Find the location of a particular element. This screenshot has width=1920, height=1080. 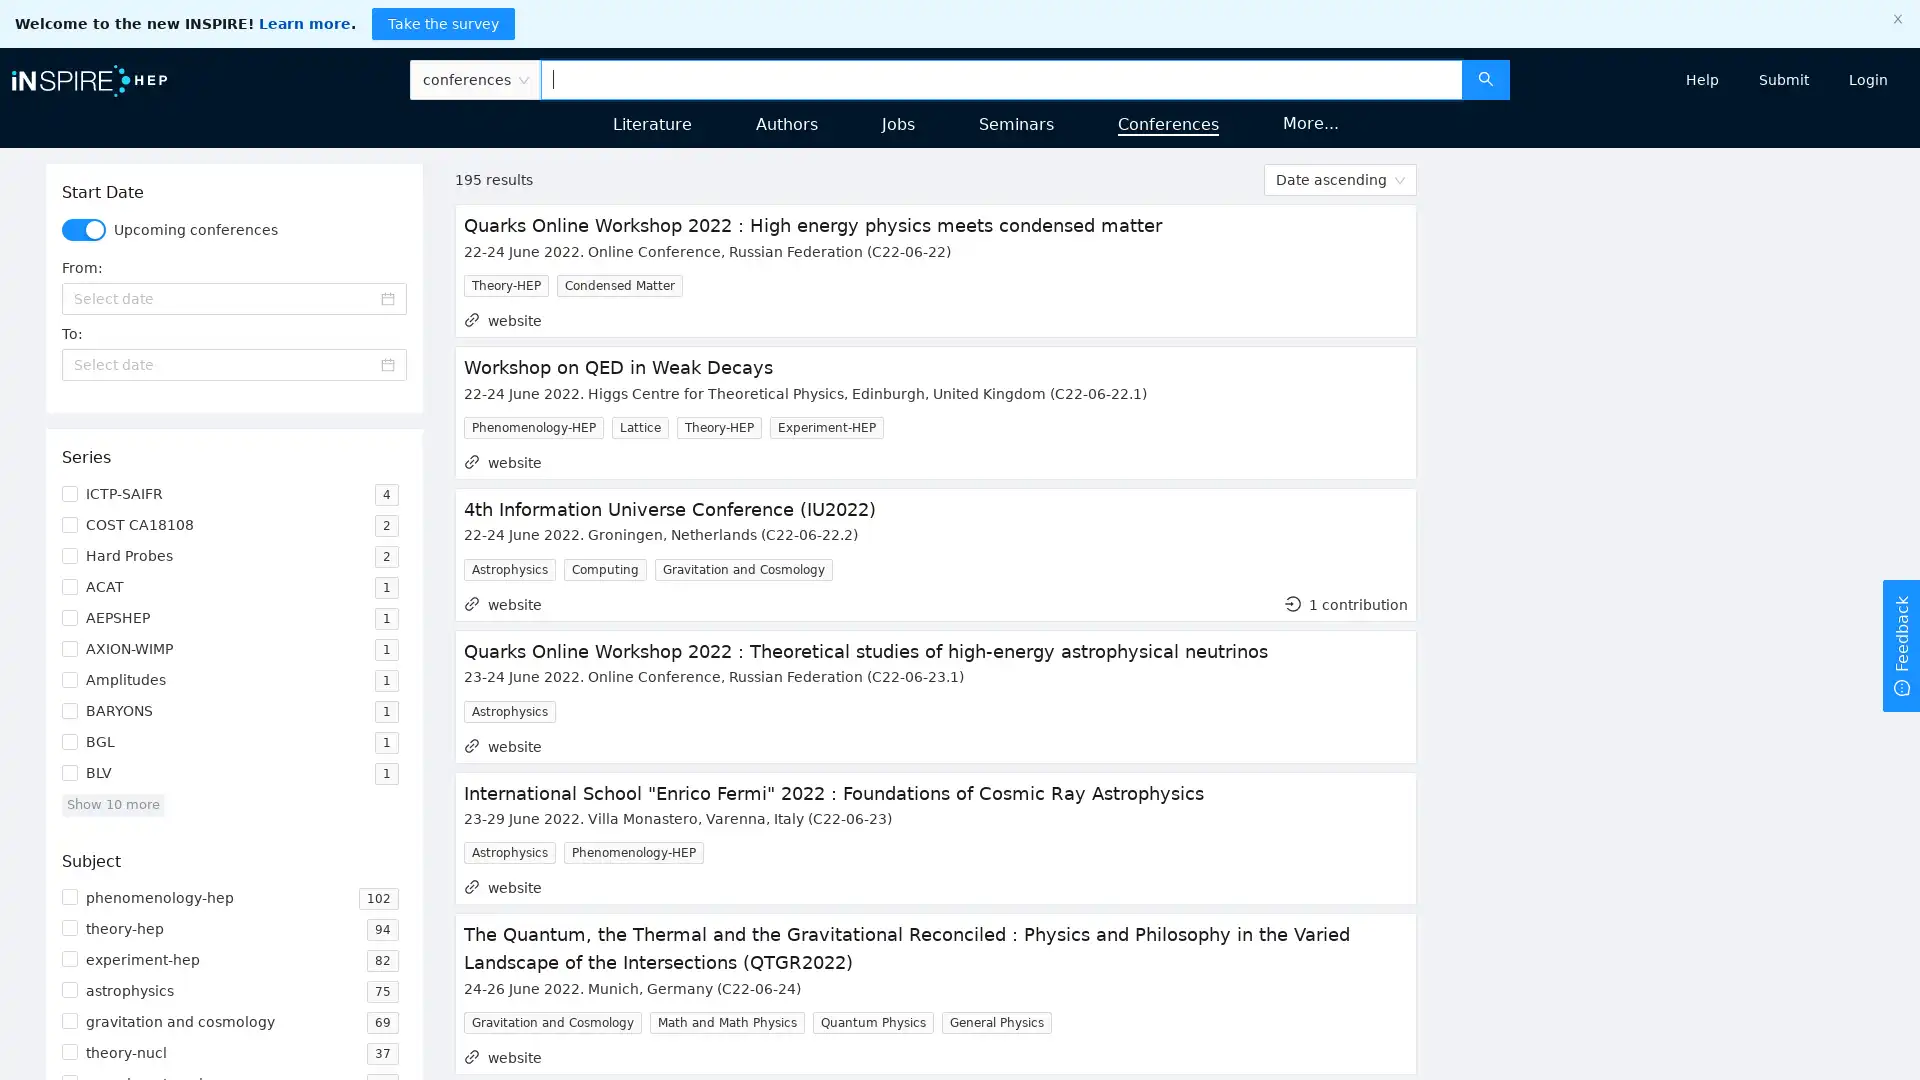

Show 10 more is located at coordinates (111, 803).